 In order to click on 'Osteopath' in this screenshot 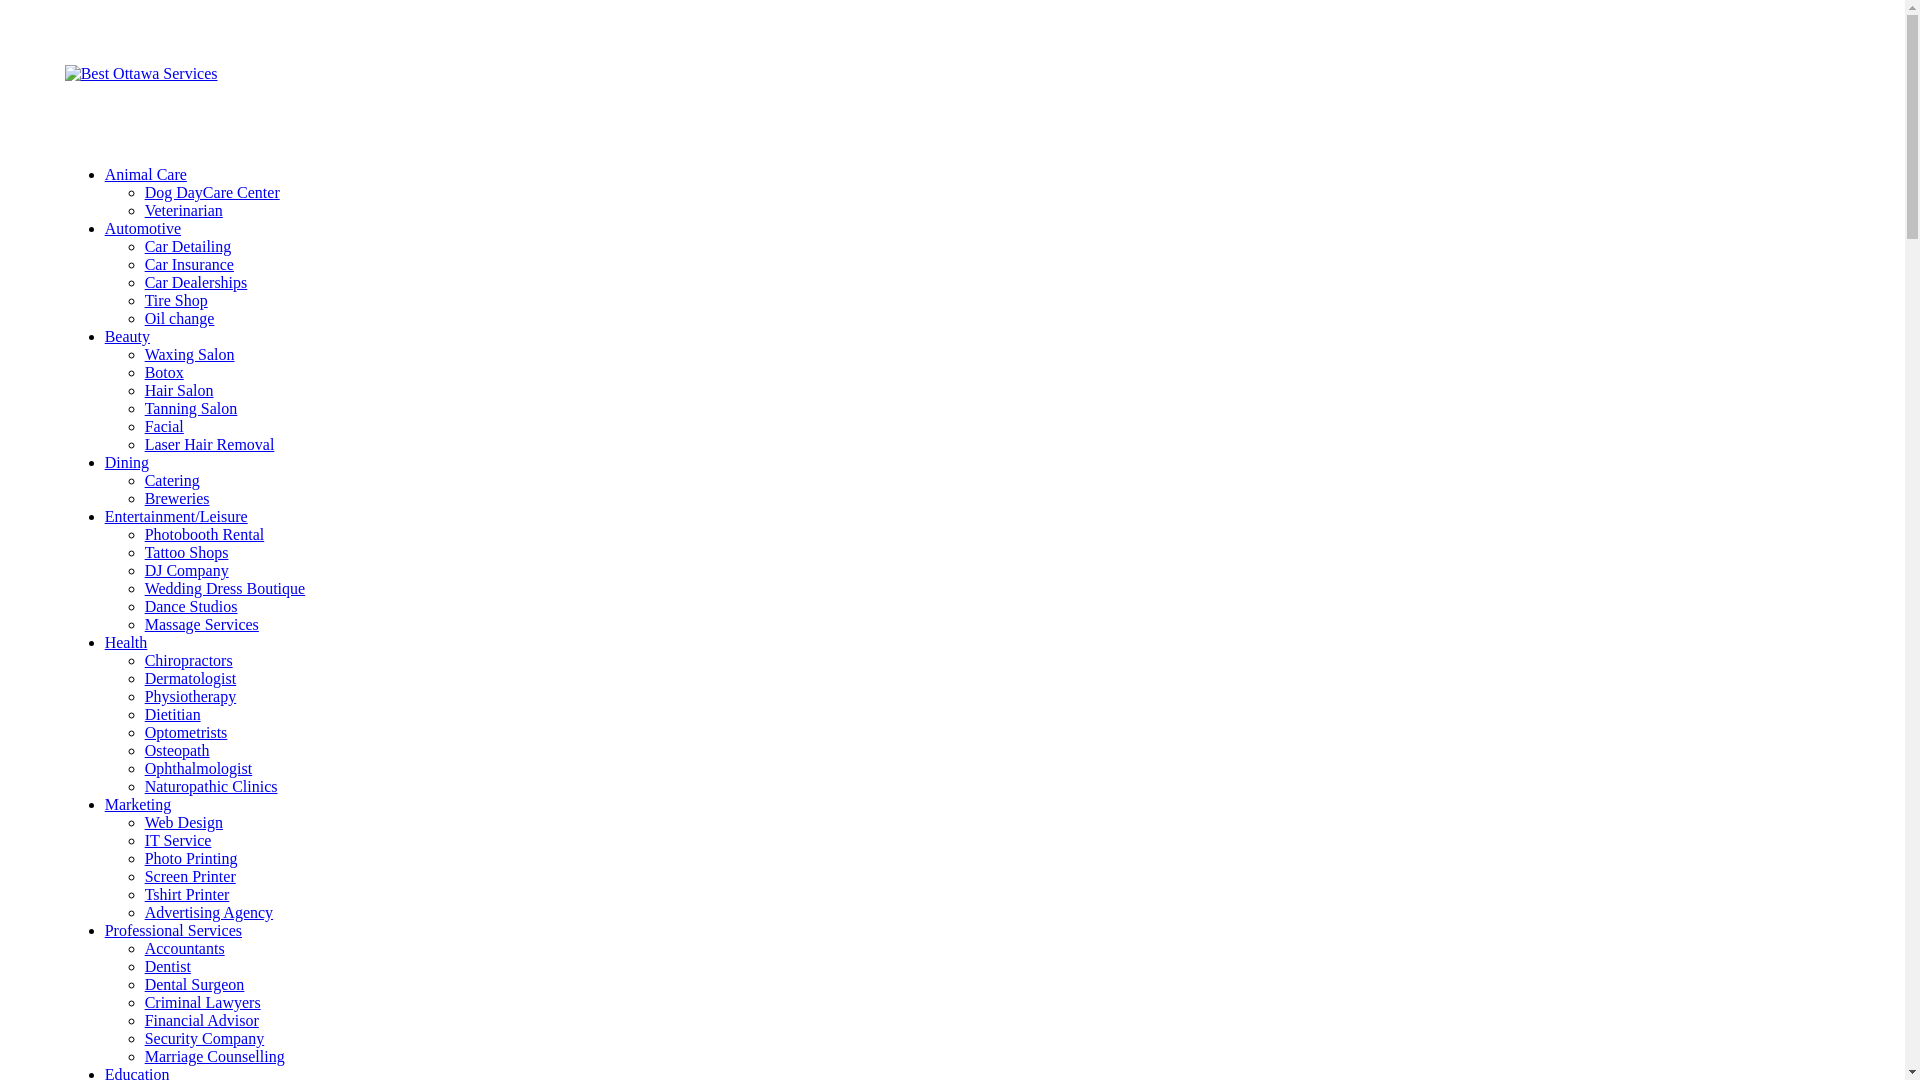, I will do `click(177, 750)`.